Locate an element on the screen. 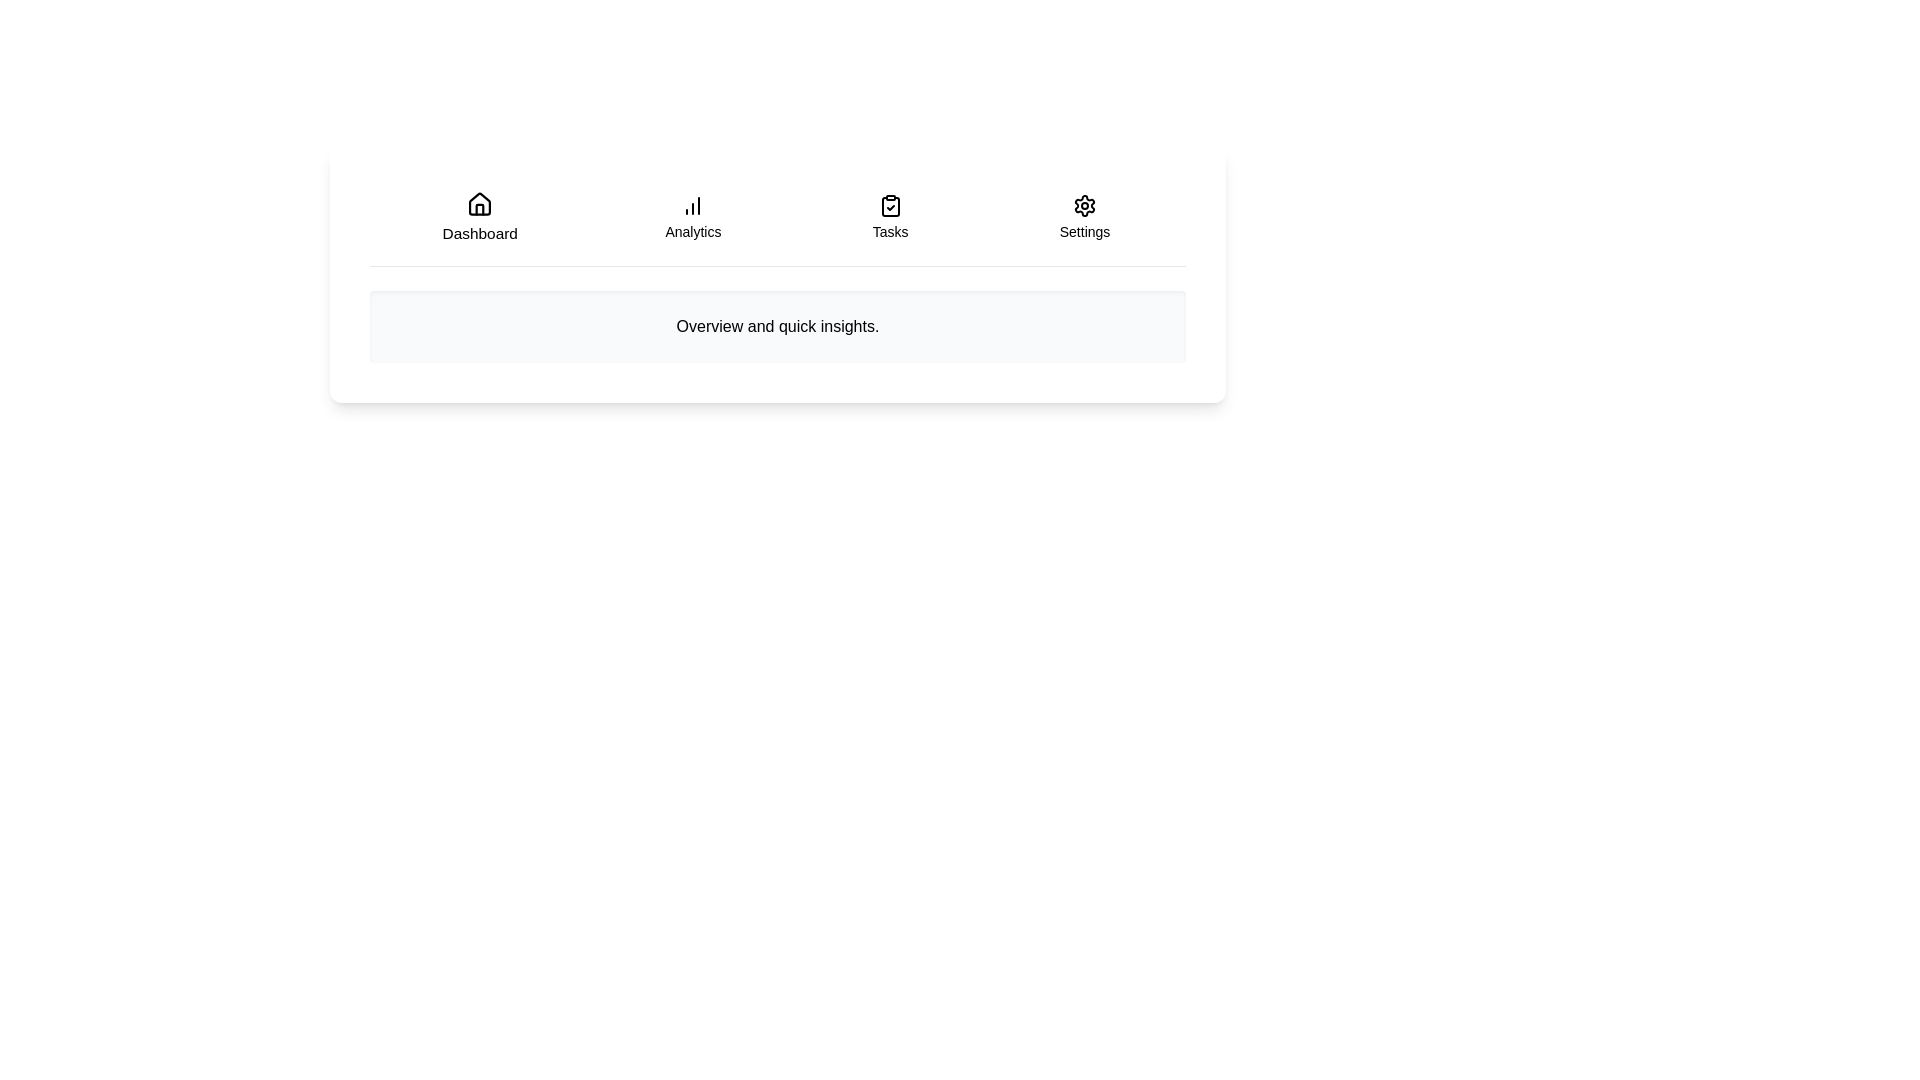 This screenshot has height=1080, width=1920. the 'Analytics' icon in the navigation menu, which is the second icon from the left in a horizontal layout is located at coordinates (693, 205).